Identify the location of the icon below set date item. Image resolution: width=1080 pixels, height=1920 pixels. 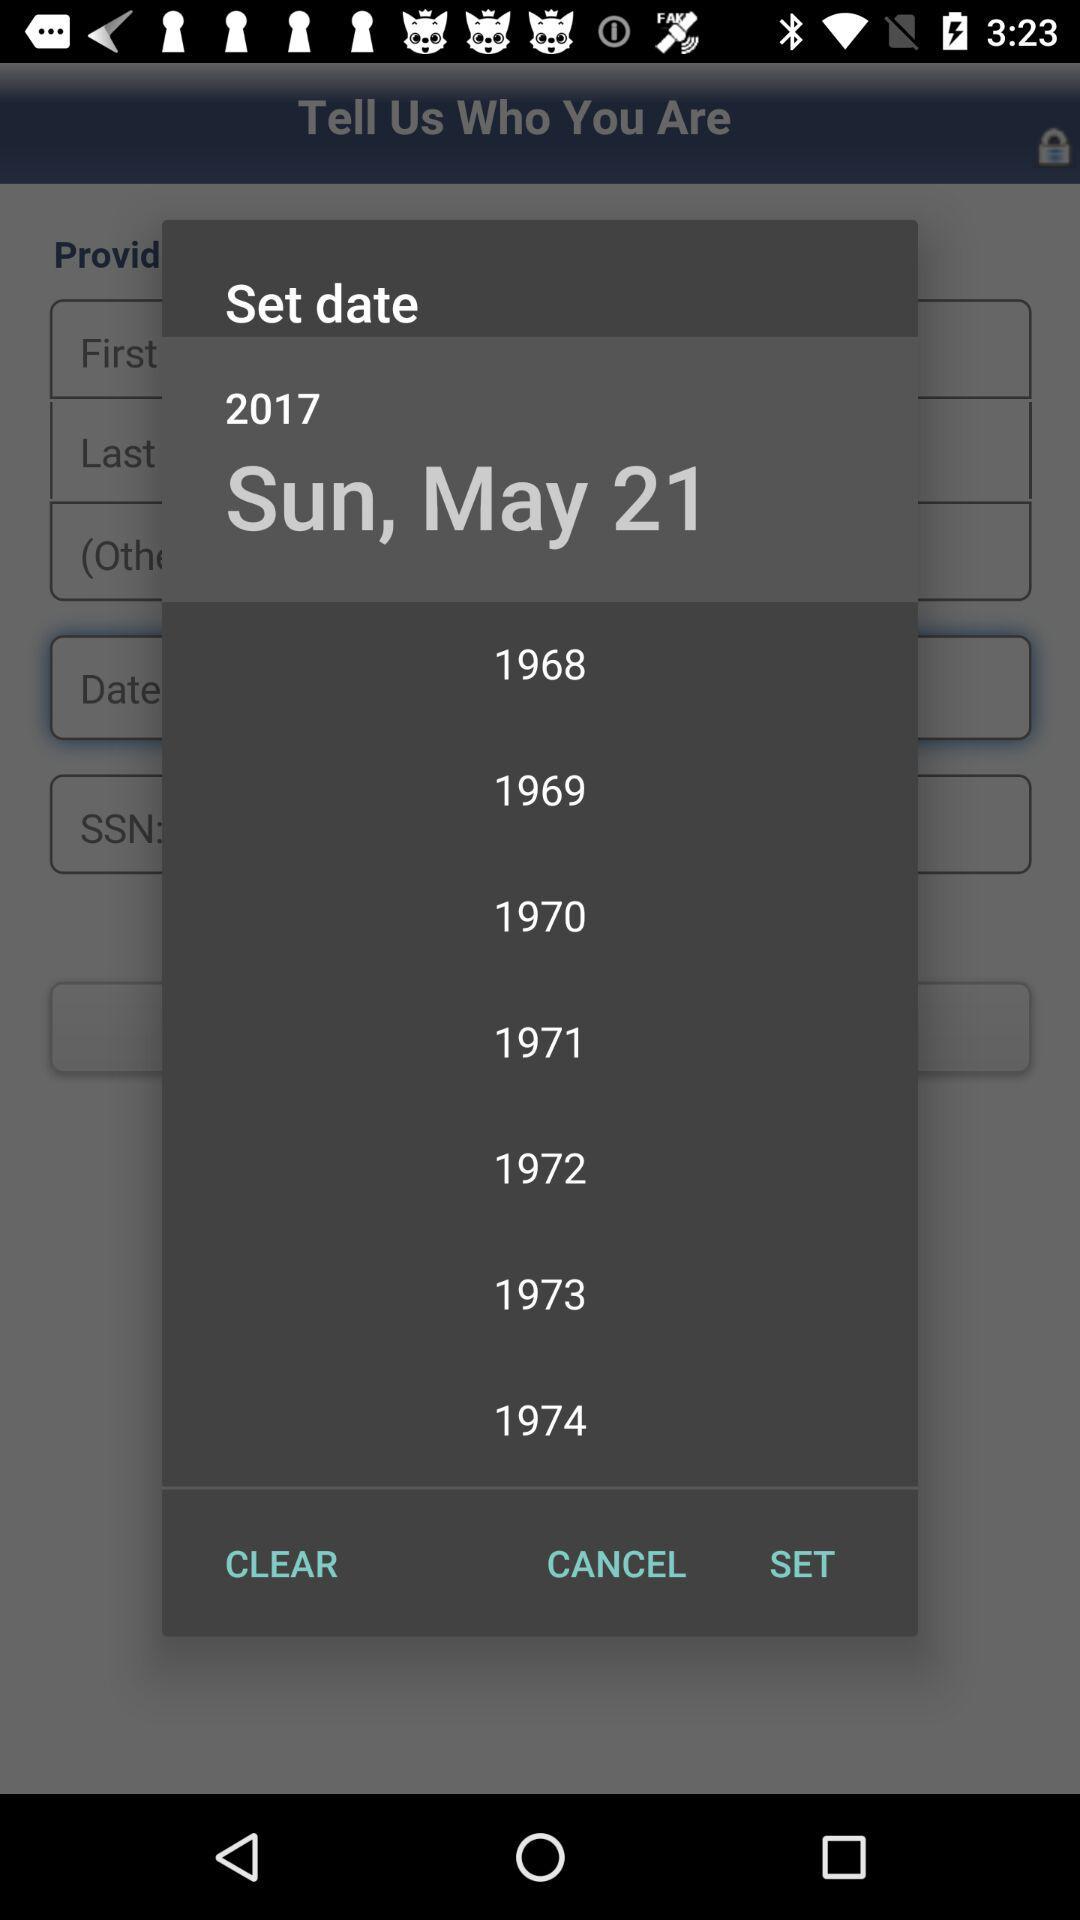
(540, 386).